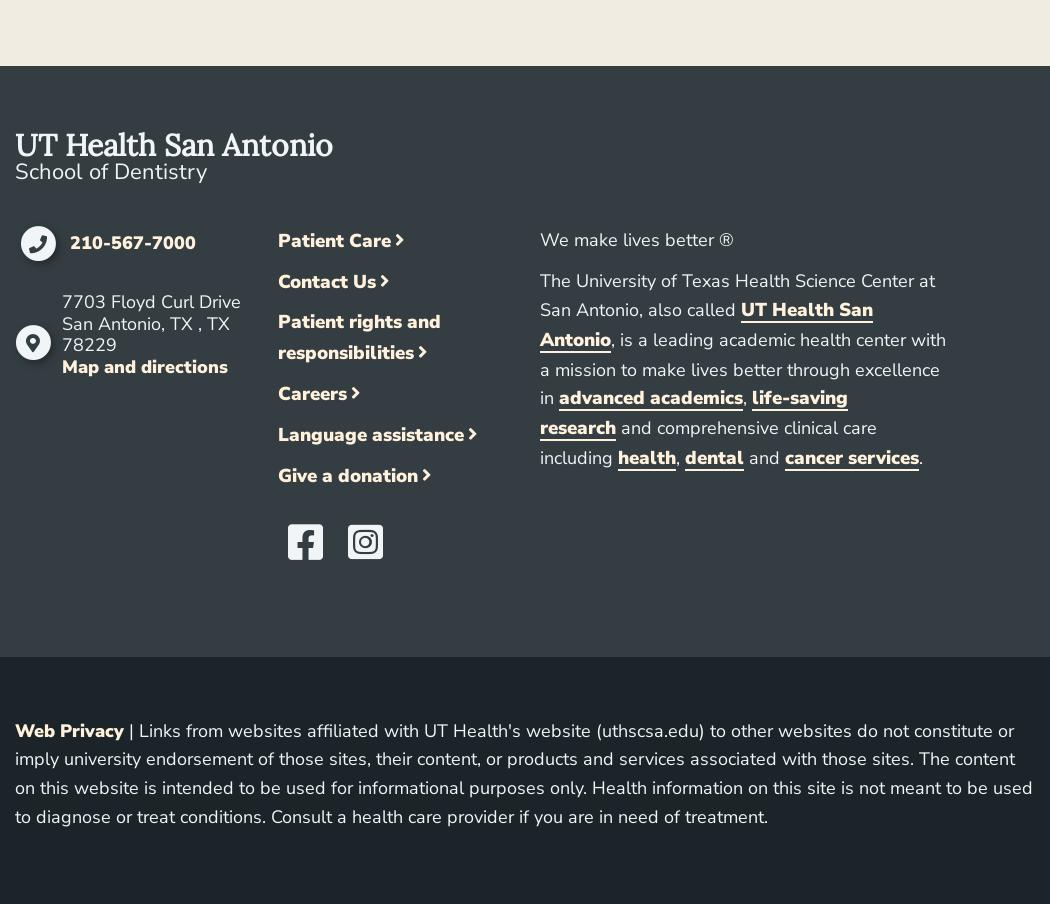  I want to click on 'advanced academics', so click(650, 398).